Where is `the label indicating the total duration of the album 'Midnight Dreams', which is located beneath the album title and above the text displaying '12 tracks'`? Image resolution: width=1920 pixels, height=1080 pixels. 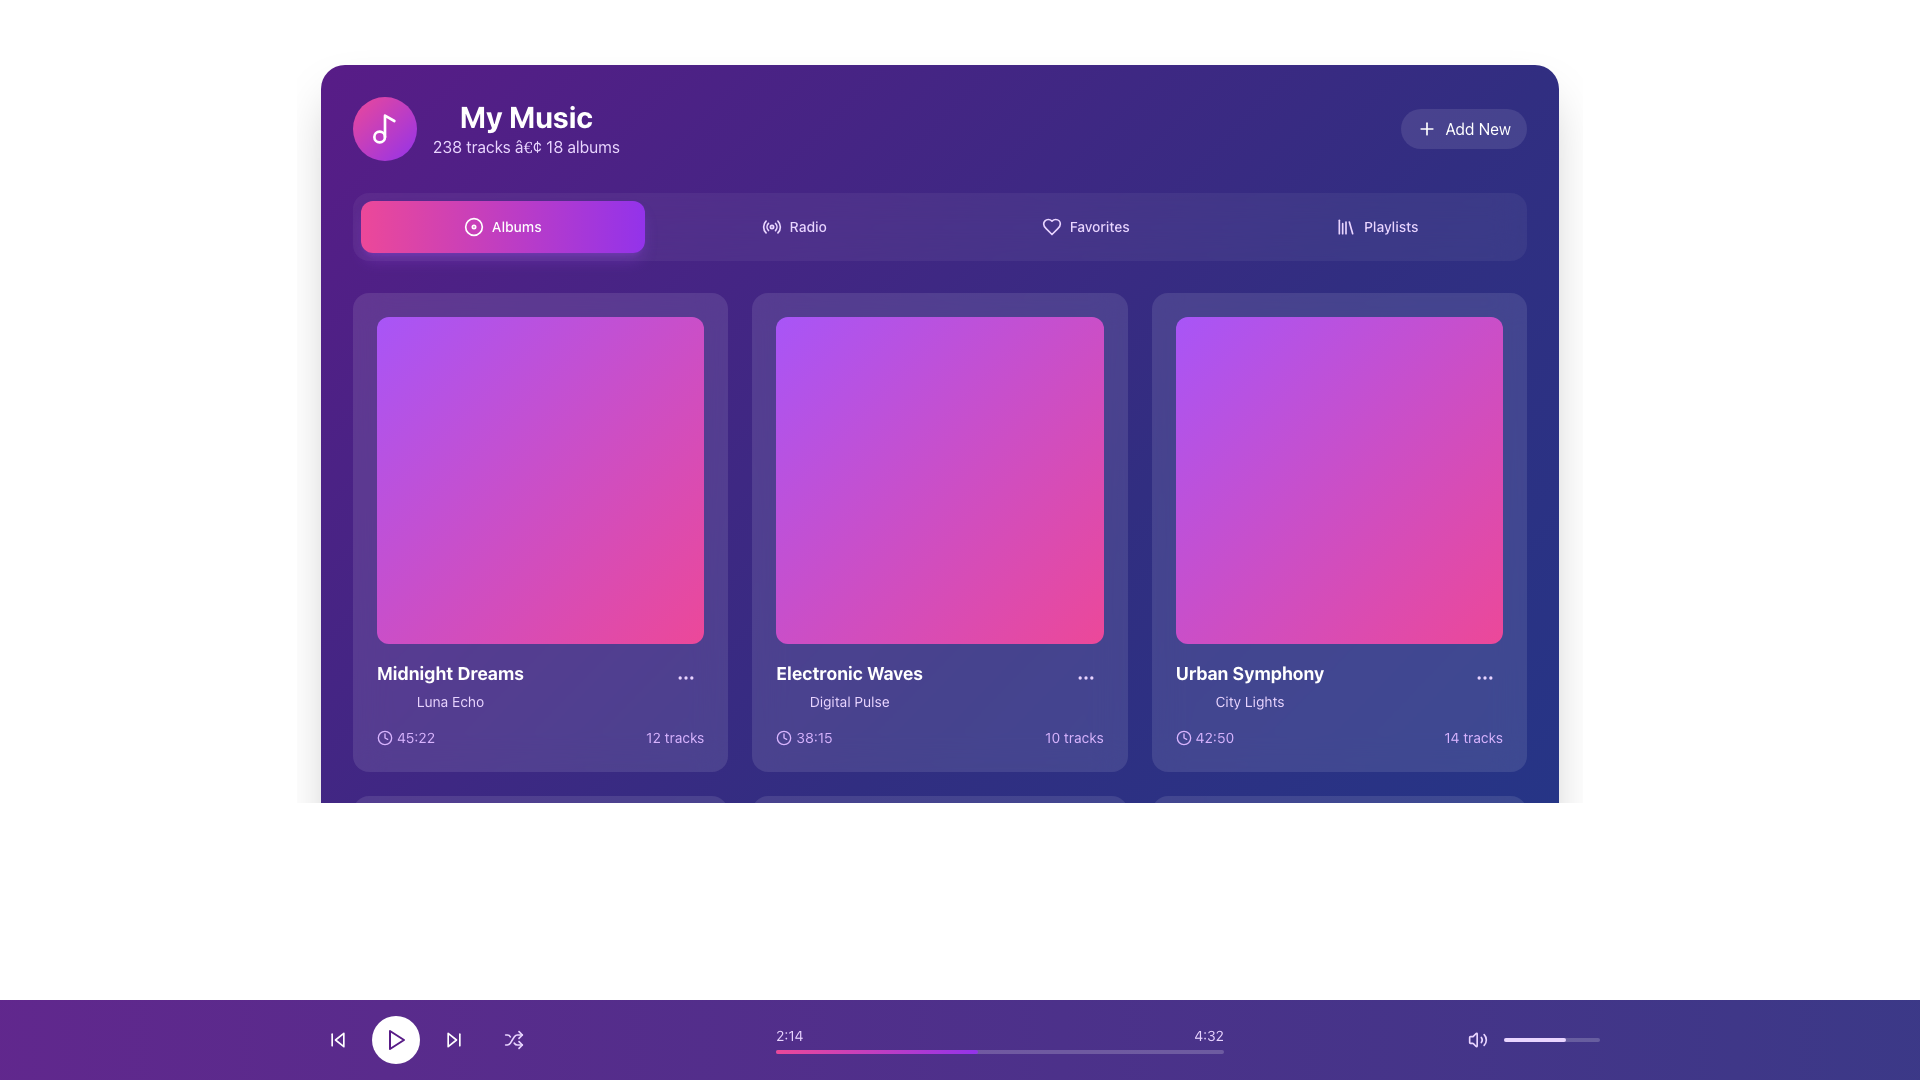 the label indicating the total duration of the album 'Midnight Dreams', which is located beneath the album title and above the text displaying '12 tracks' is located at coordinates (405, 738).